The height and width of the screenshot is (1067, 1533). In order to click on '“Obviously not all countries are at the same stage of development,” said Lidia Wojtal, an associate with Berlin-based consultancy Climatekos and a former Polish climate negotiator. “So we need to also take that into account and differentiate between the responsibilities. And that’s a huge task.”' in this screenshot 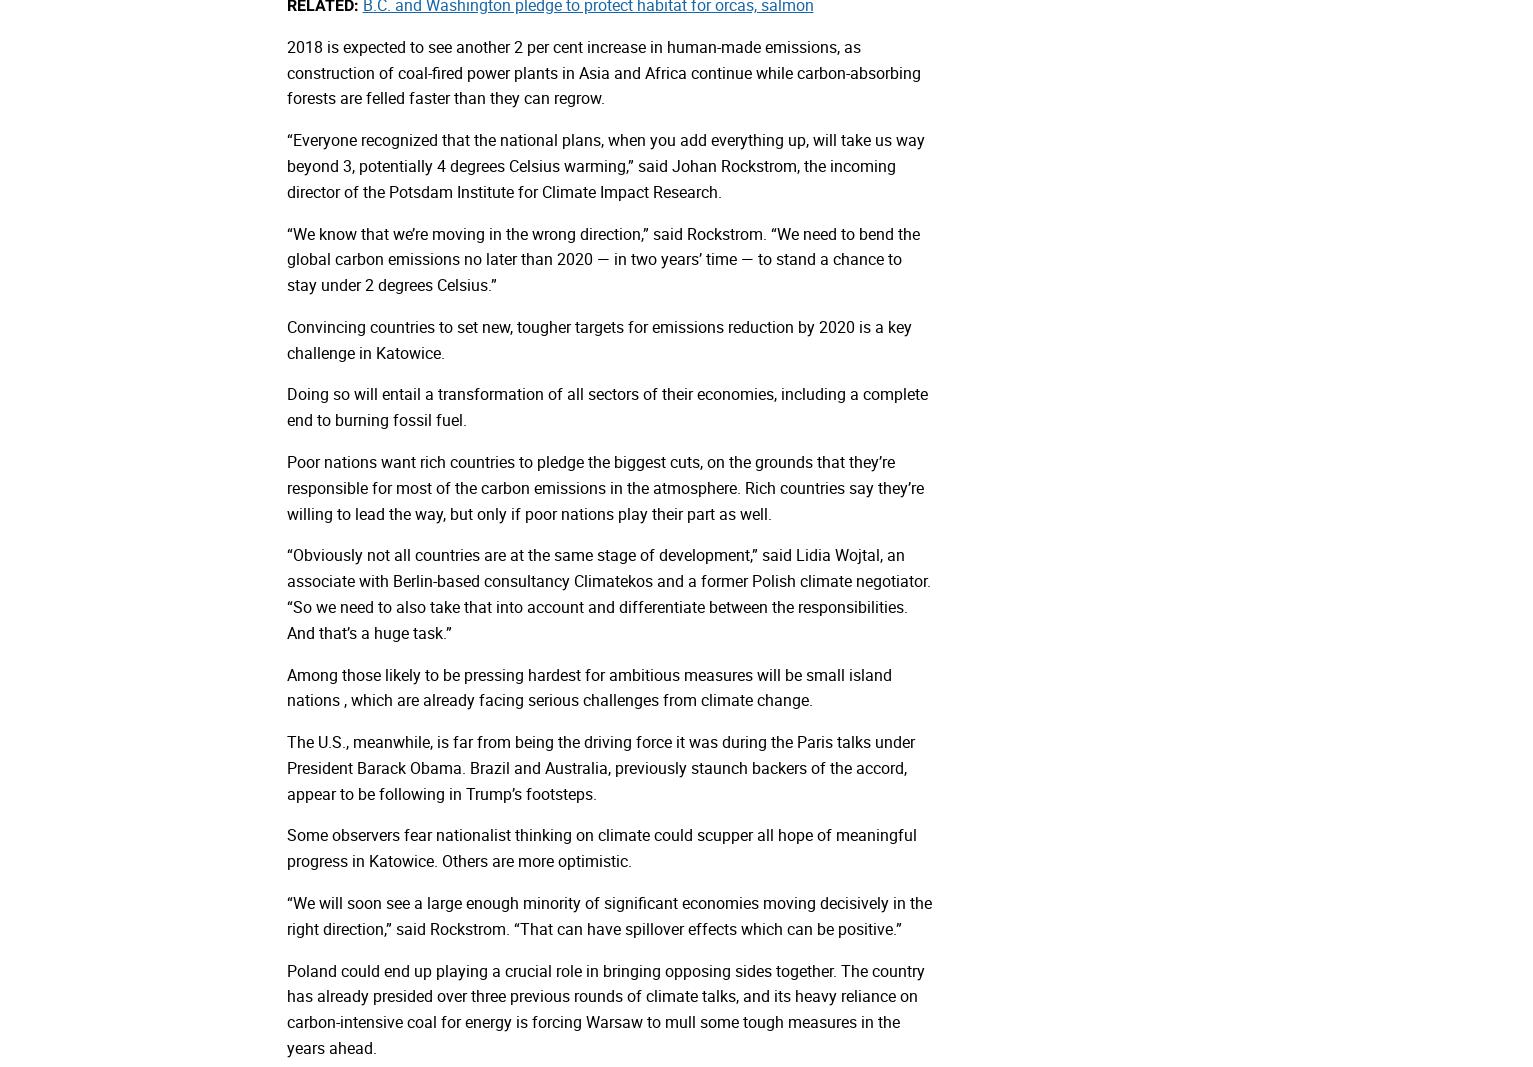, I will do `click(606, 593)`.